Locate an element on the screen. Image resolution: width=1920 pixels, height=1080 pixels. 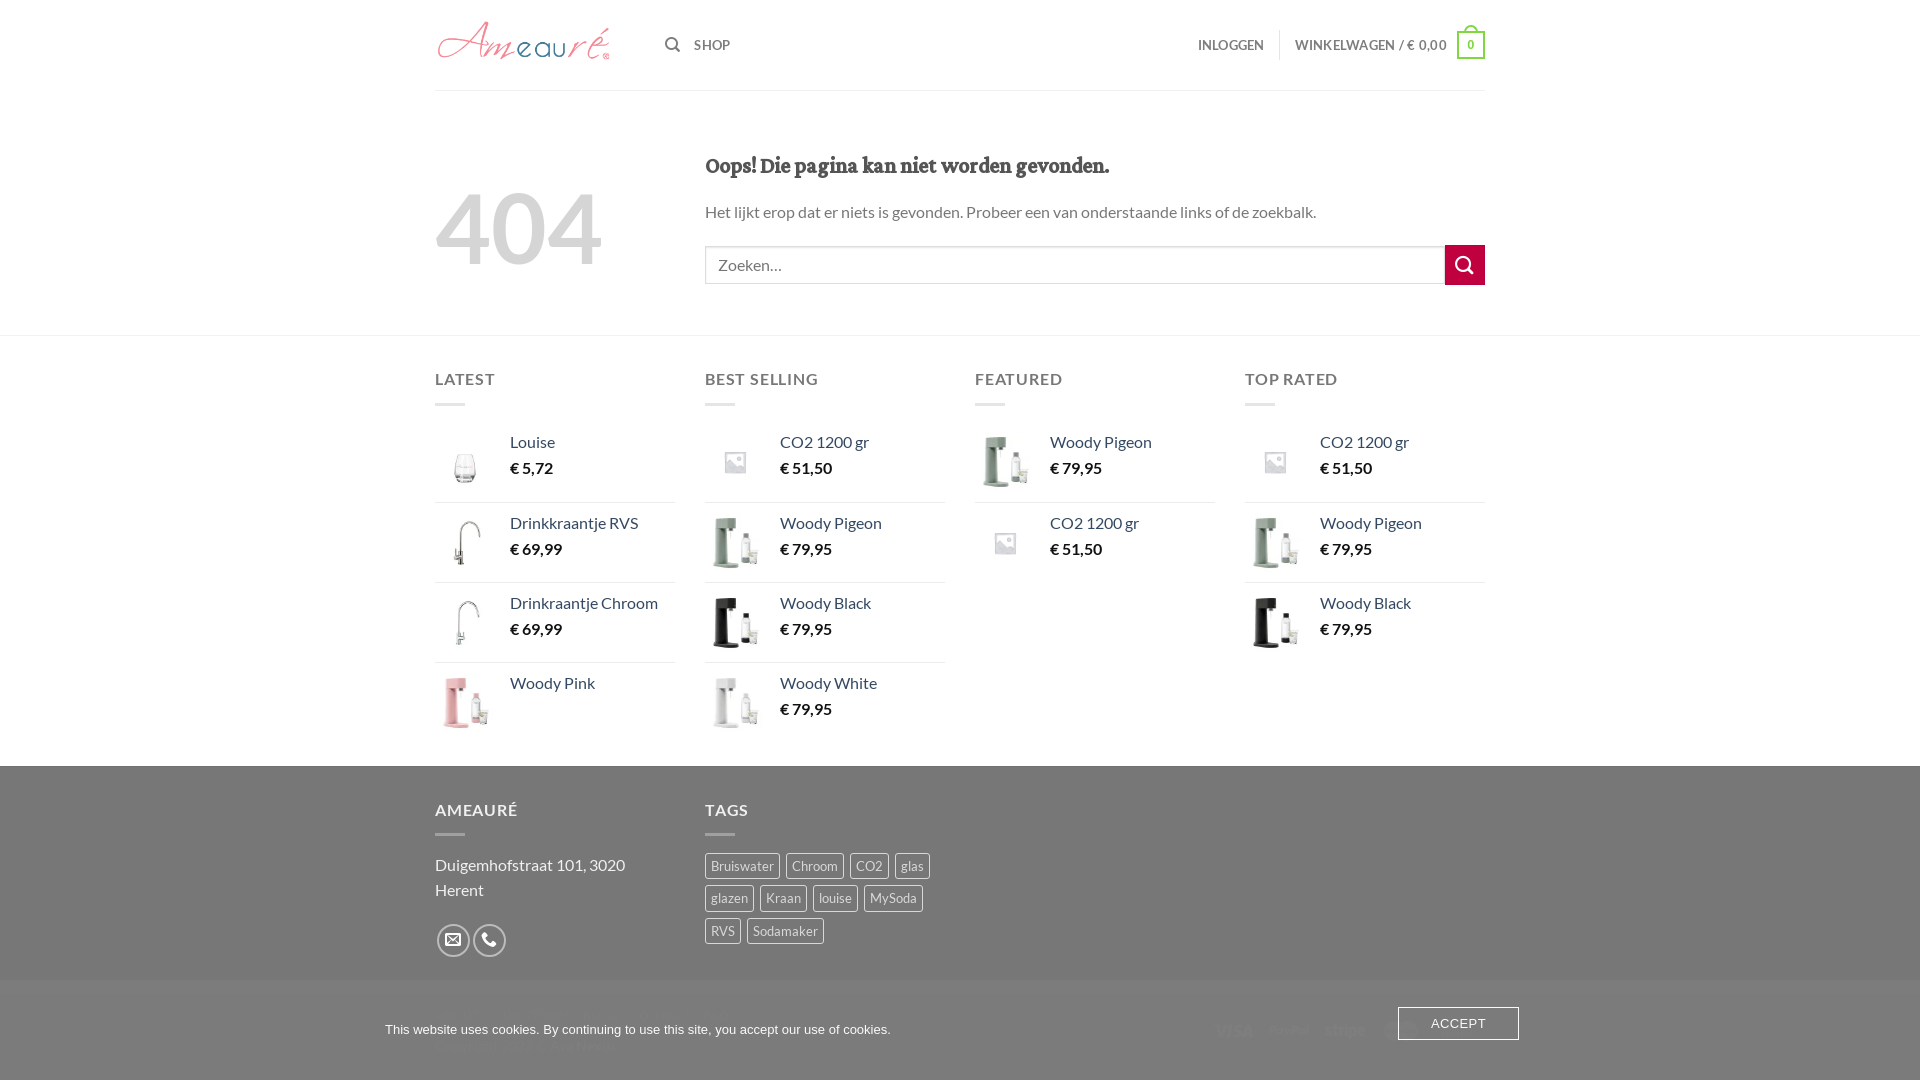
'CO2' is located at coordinates (869, 865).